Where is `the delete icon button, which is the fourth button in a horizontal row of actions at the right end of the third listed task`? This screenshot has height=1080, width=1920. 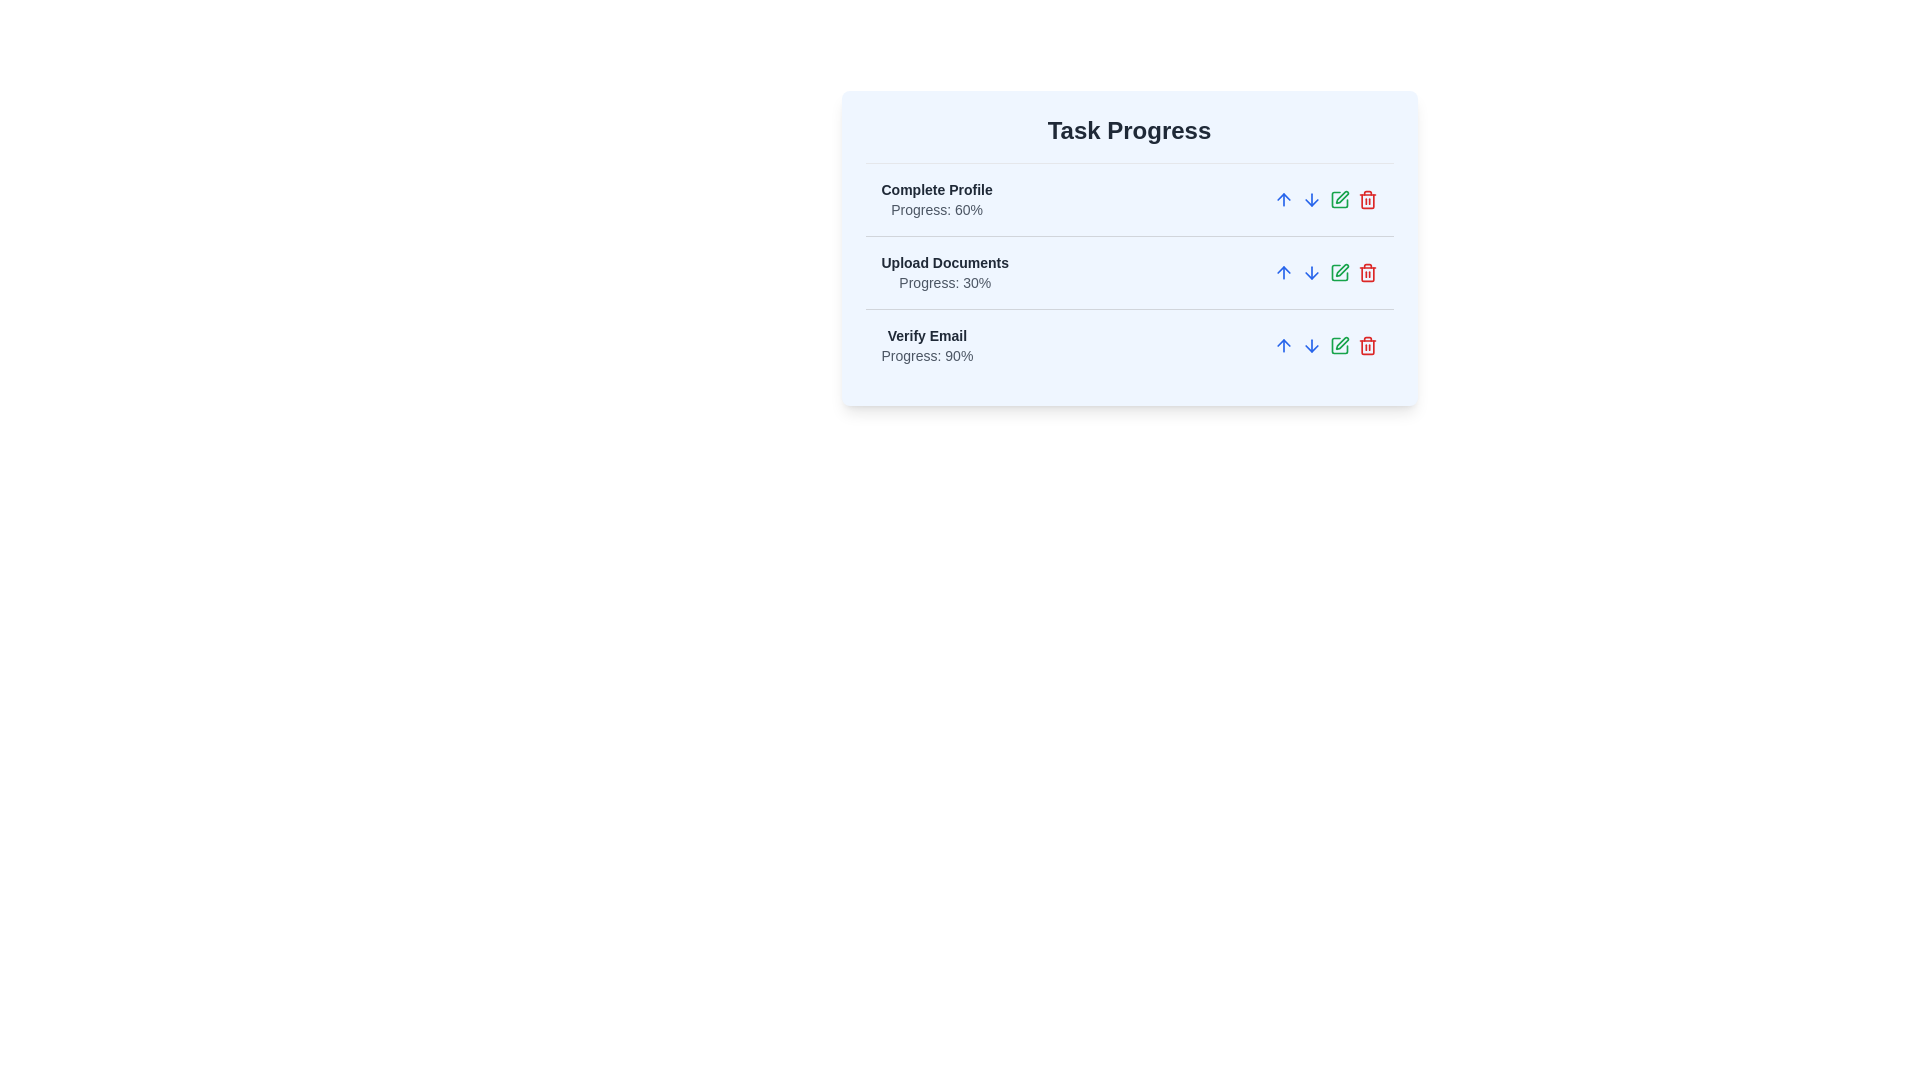 the delete icon button, which is the fourth button in a horizontal row of actions at the right end of the third listed task is located at coordinates (1366, 345).